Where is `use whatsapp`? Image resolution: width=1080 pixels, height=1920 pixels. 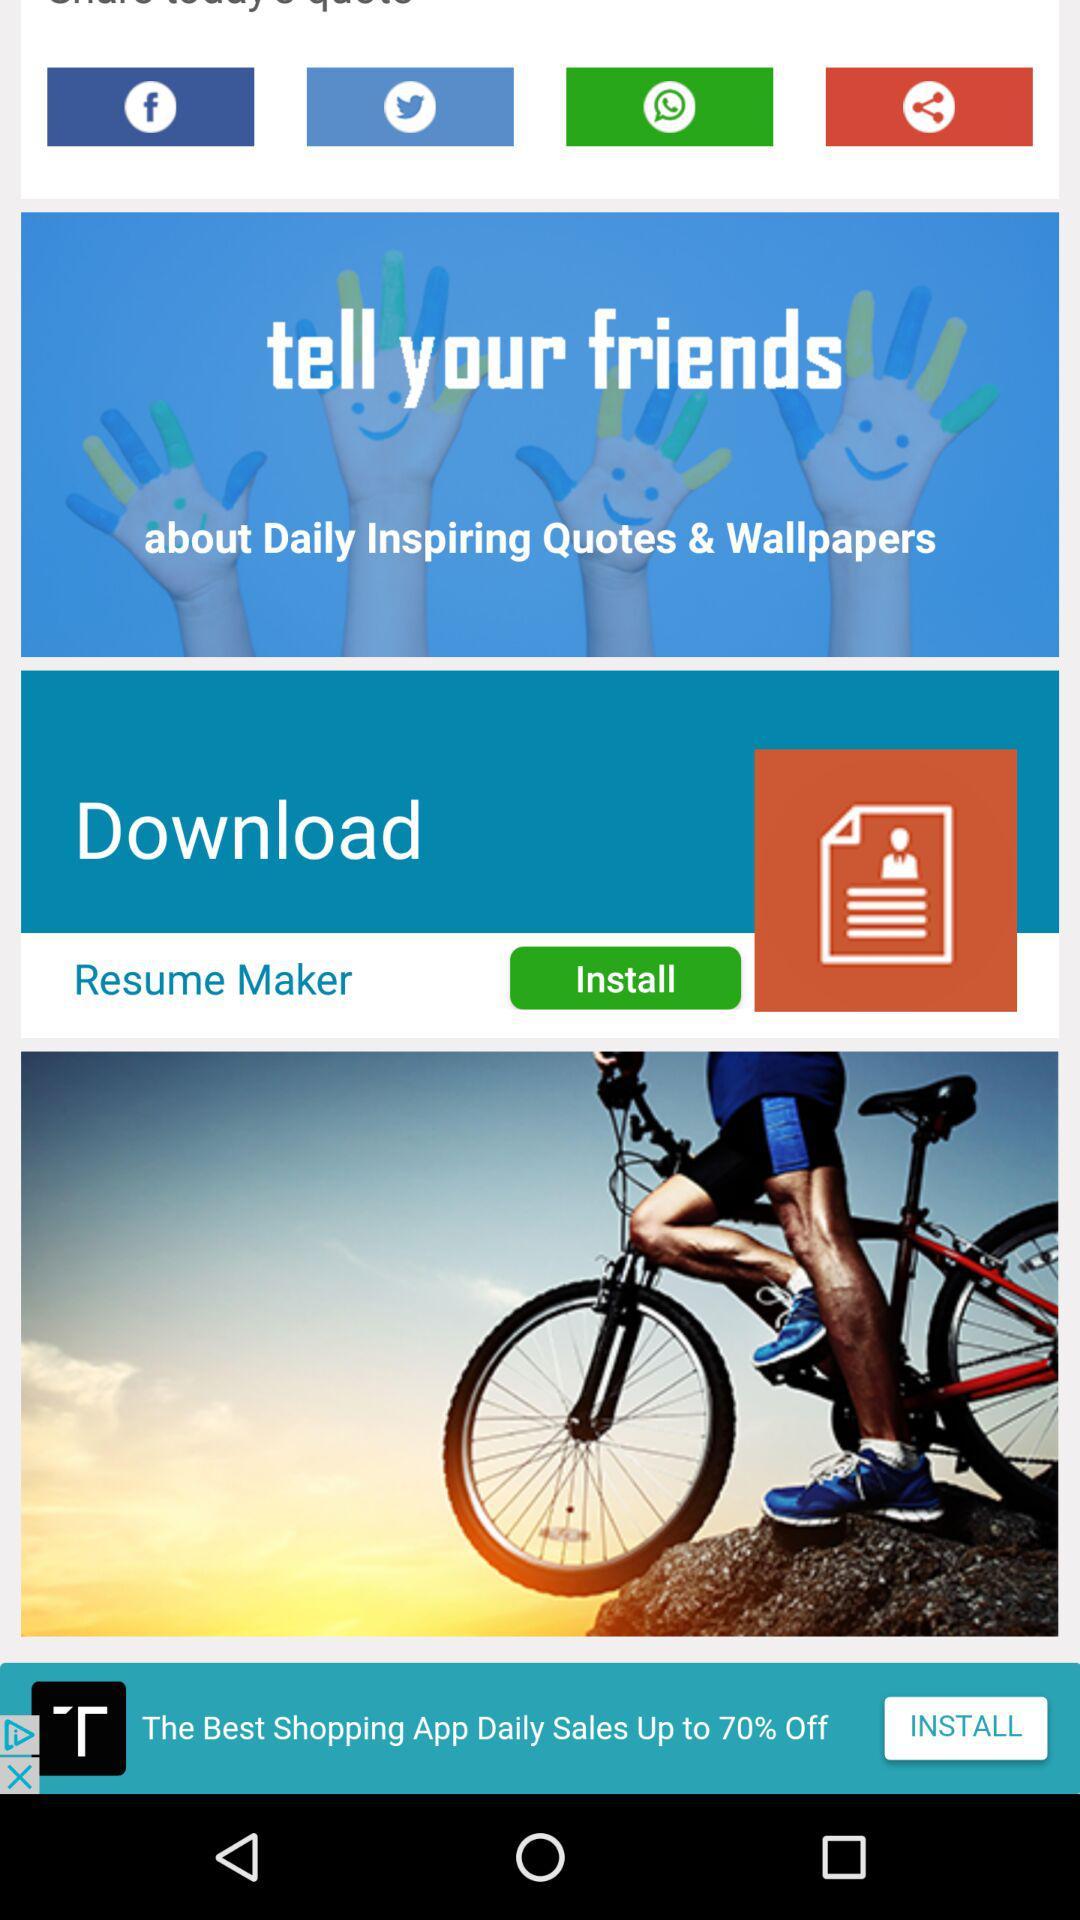 use whatsapp is located at coordinates (669, 105).